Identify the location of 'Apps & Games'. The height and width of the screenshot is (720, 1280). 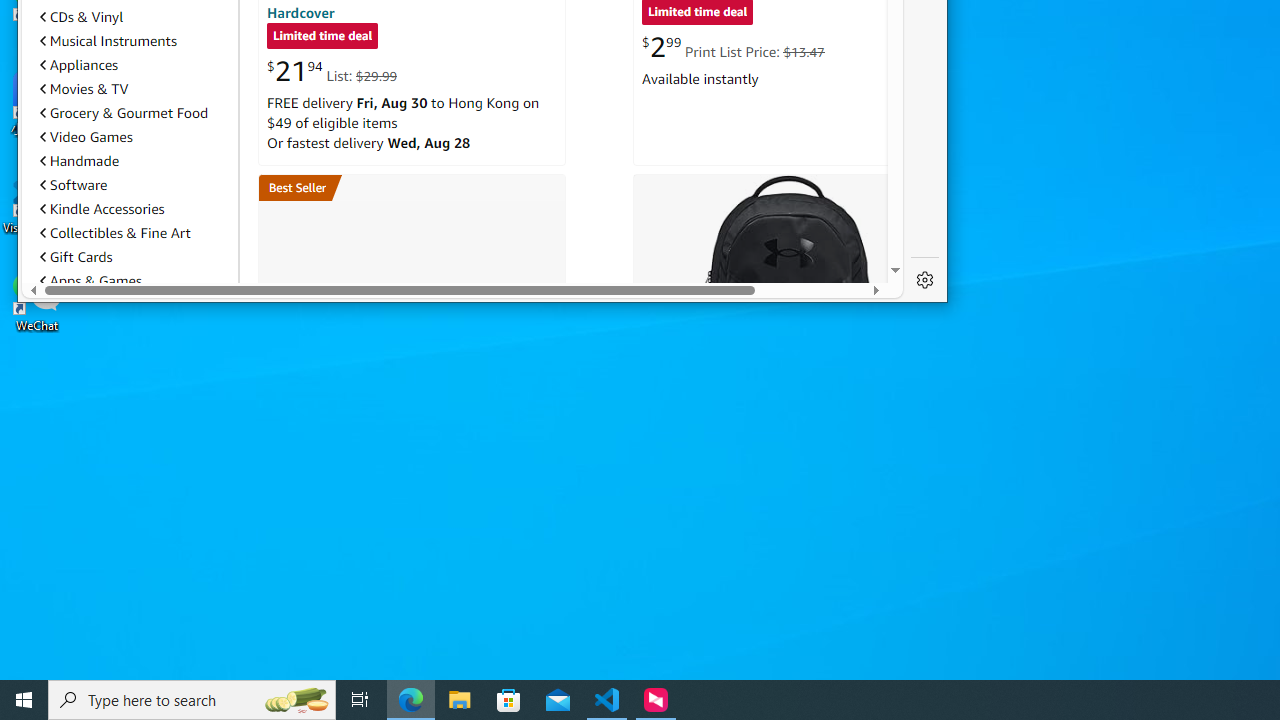
(134, 280).